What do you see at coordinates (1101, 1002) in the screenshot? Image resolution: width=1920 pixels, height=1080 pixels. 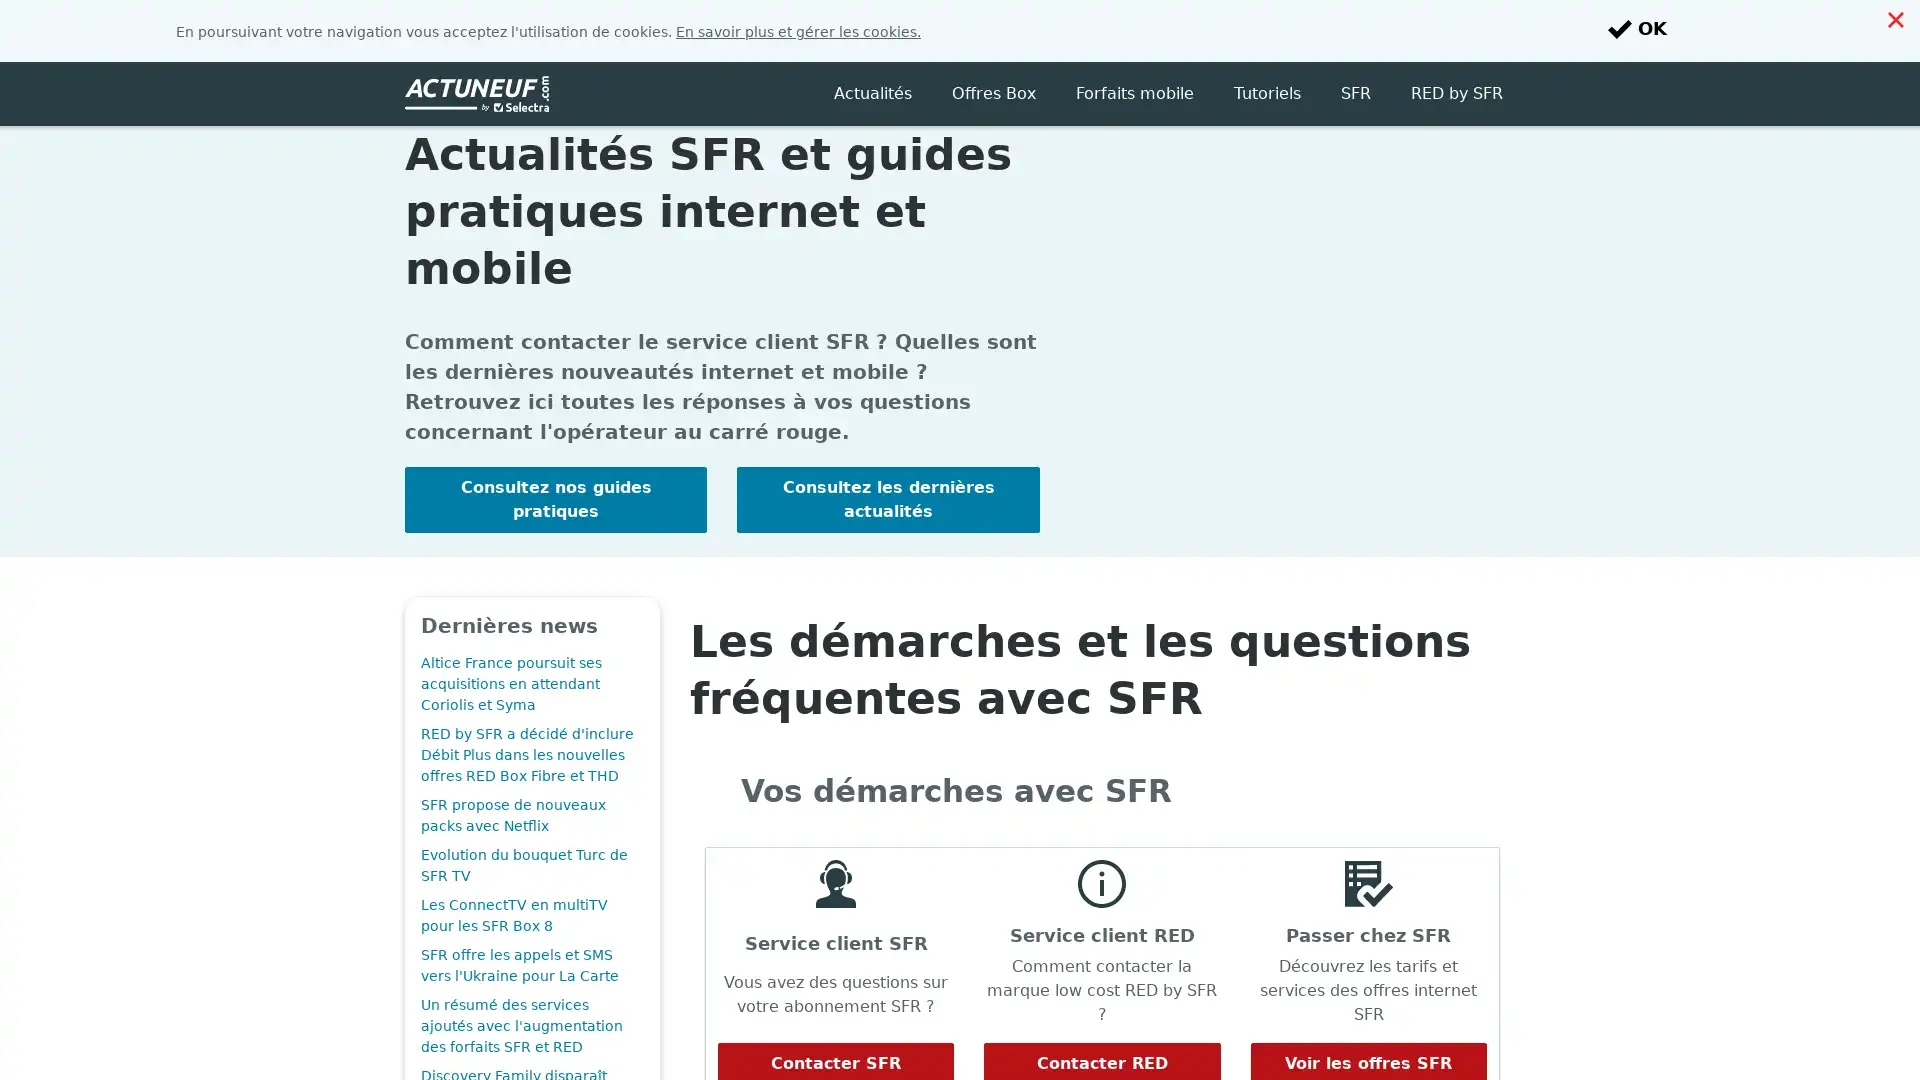 I see `Contacter RED` at bounding box center [1101, 1002].